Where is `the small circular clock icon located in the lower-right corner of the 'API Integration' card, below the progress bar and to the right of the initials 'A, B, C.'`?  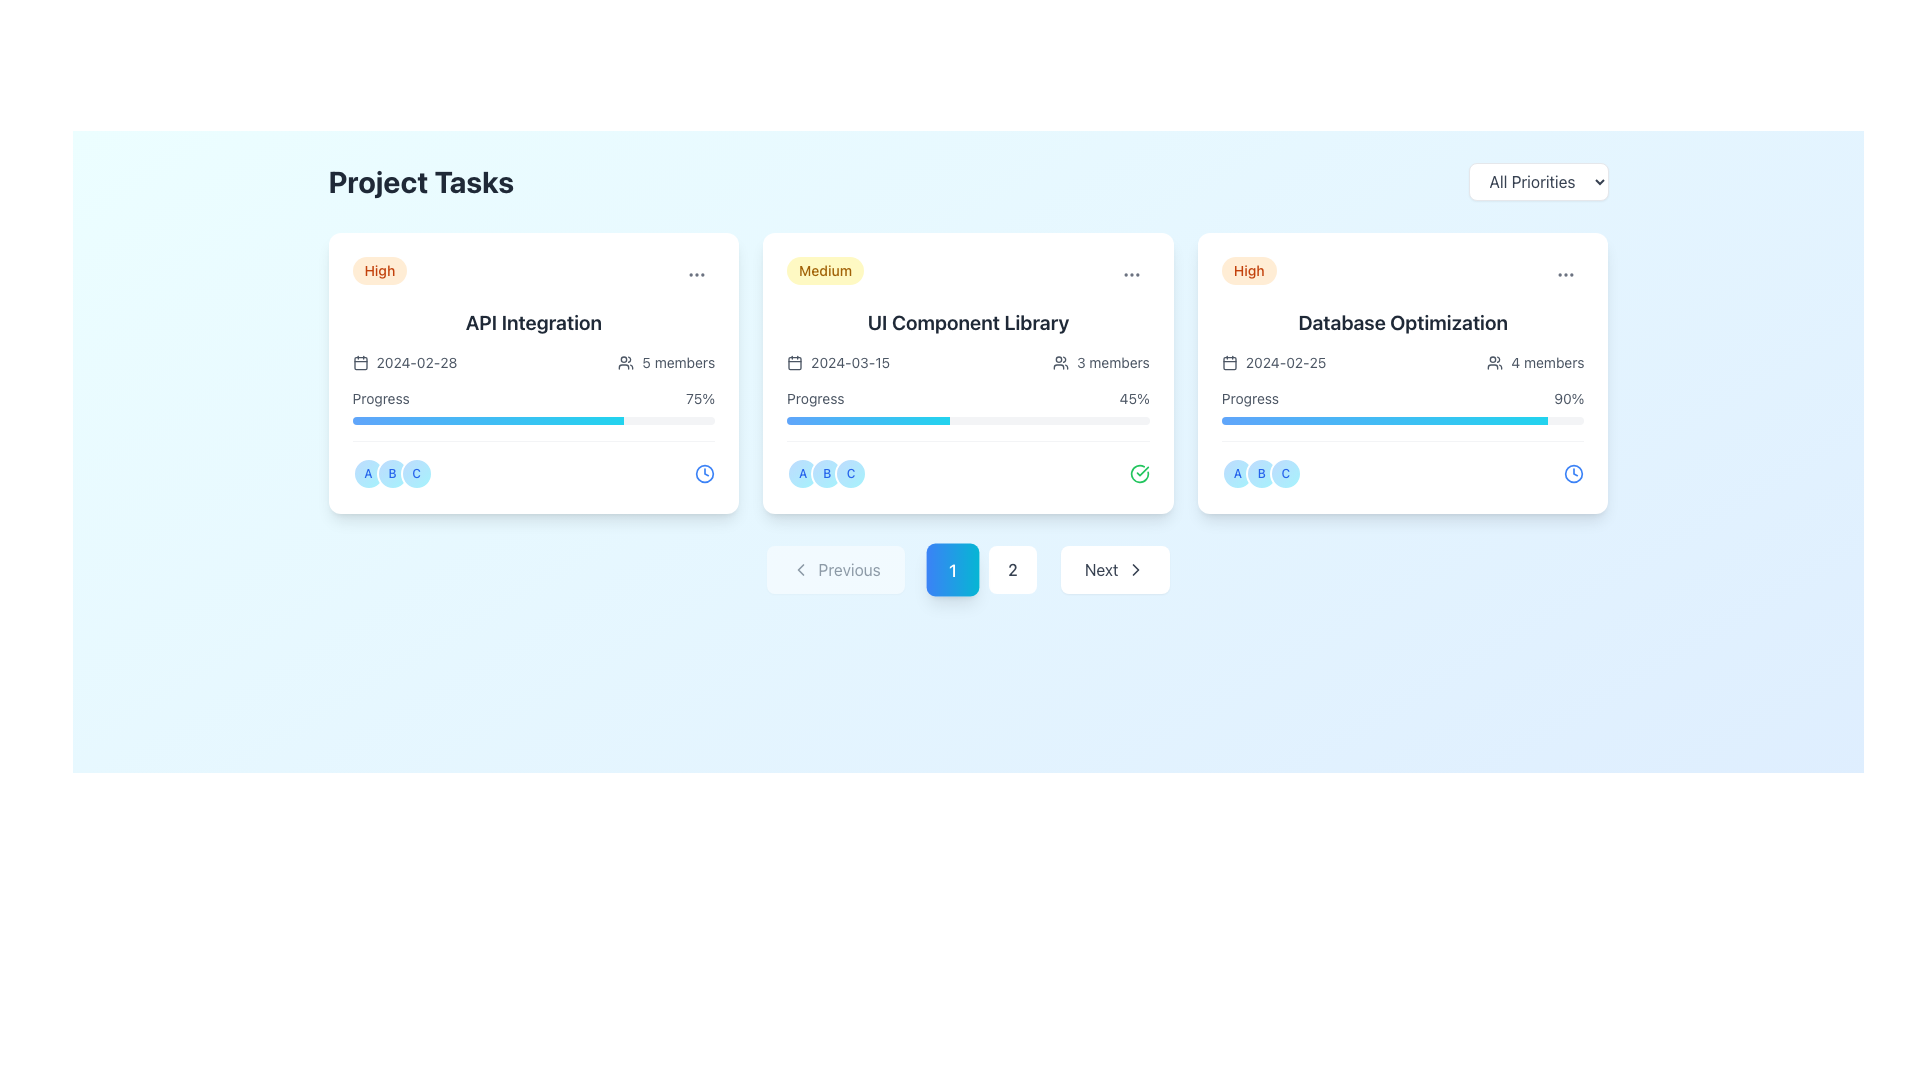 the small circular clock icon located in the lower-right corner of the 'API Integration' card, below the progress bar and to the right of the initials 'A, B, C.' is located at coordinates (705, 474).